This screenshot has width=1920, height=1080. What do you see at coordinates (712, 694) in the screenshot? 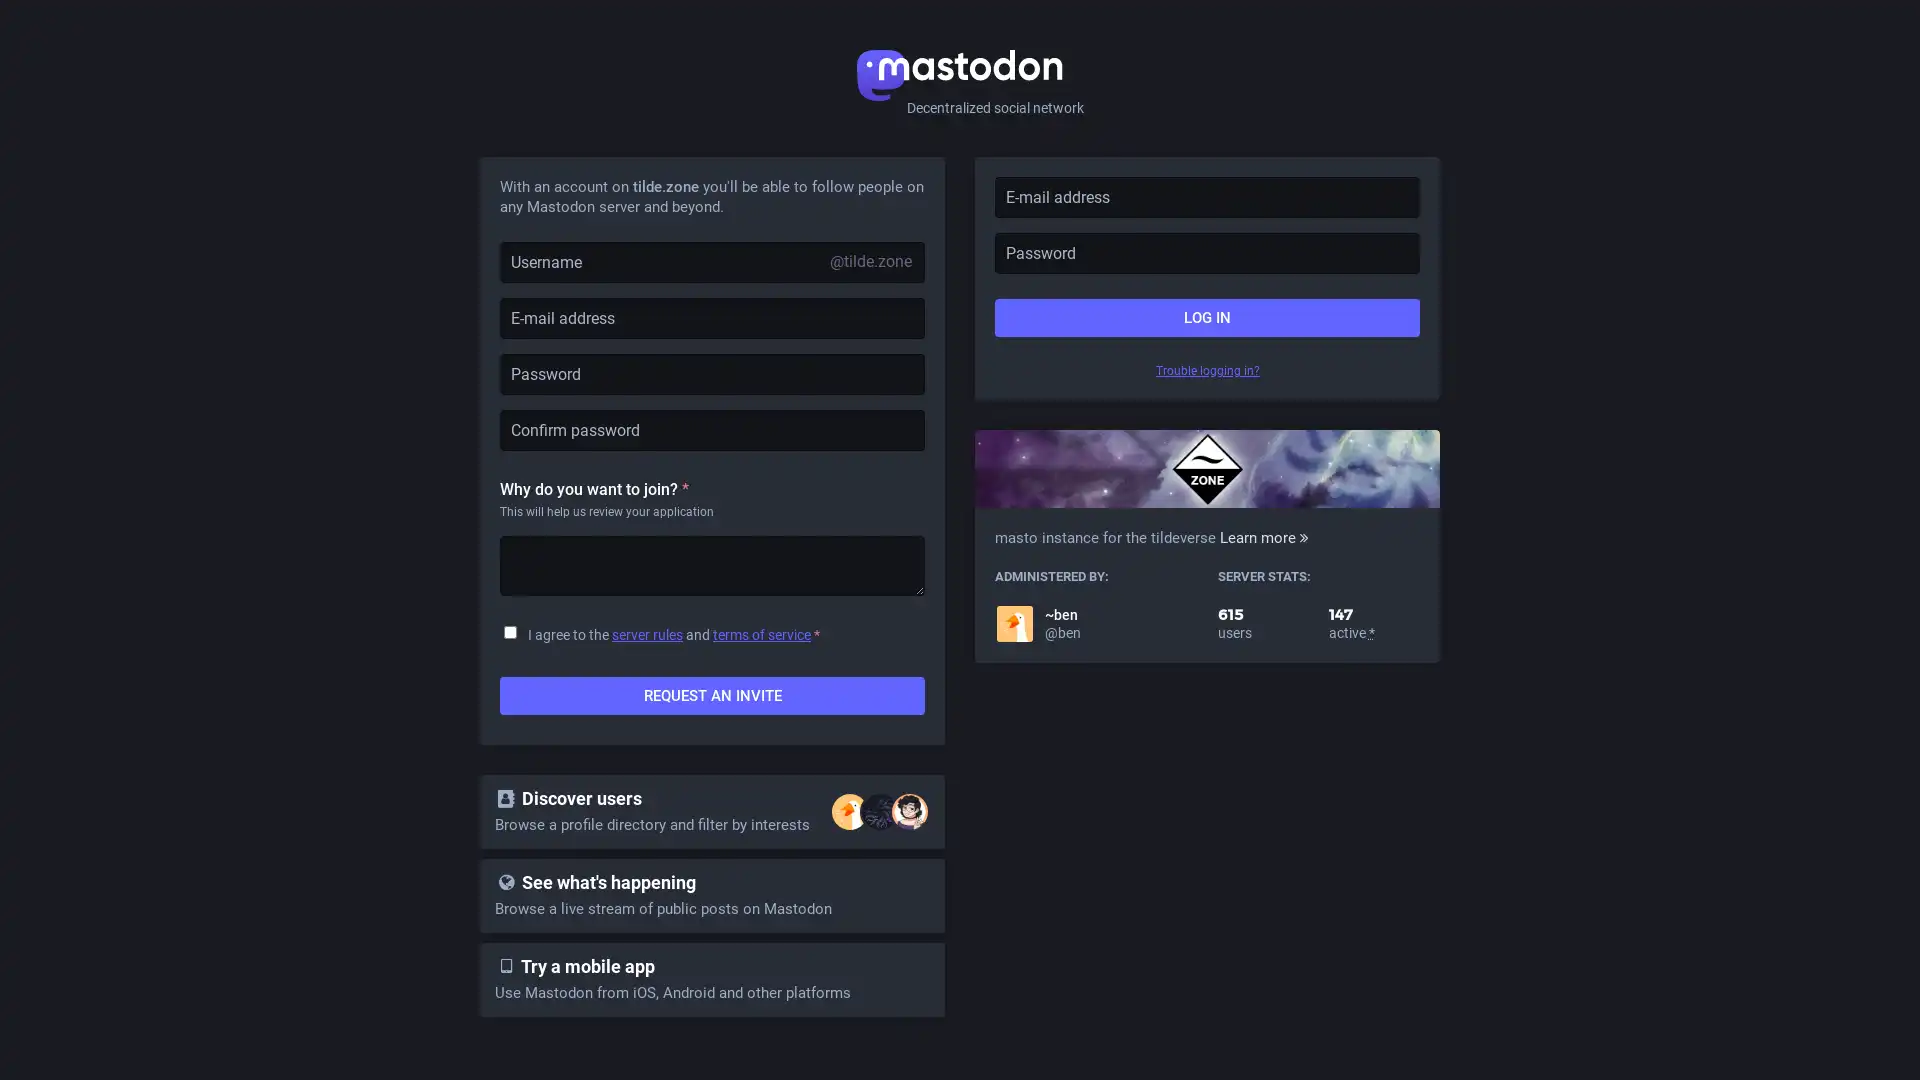
I see `REQUEST AN INVITE` at bounding box center [712, 694].